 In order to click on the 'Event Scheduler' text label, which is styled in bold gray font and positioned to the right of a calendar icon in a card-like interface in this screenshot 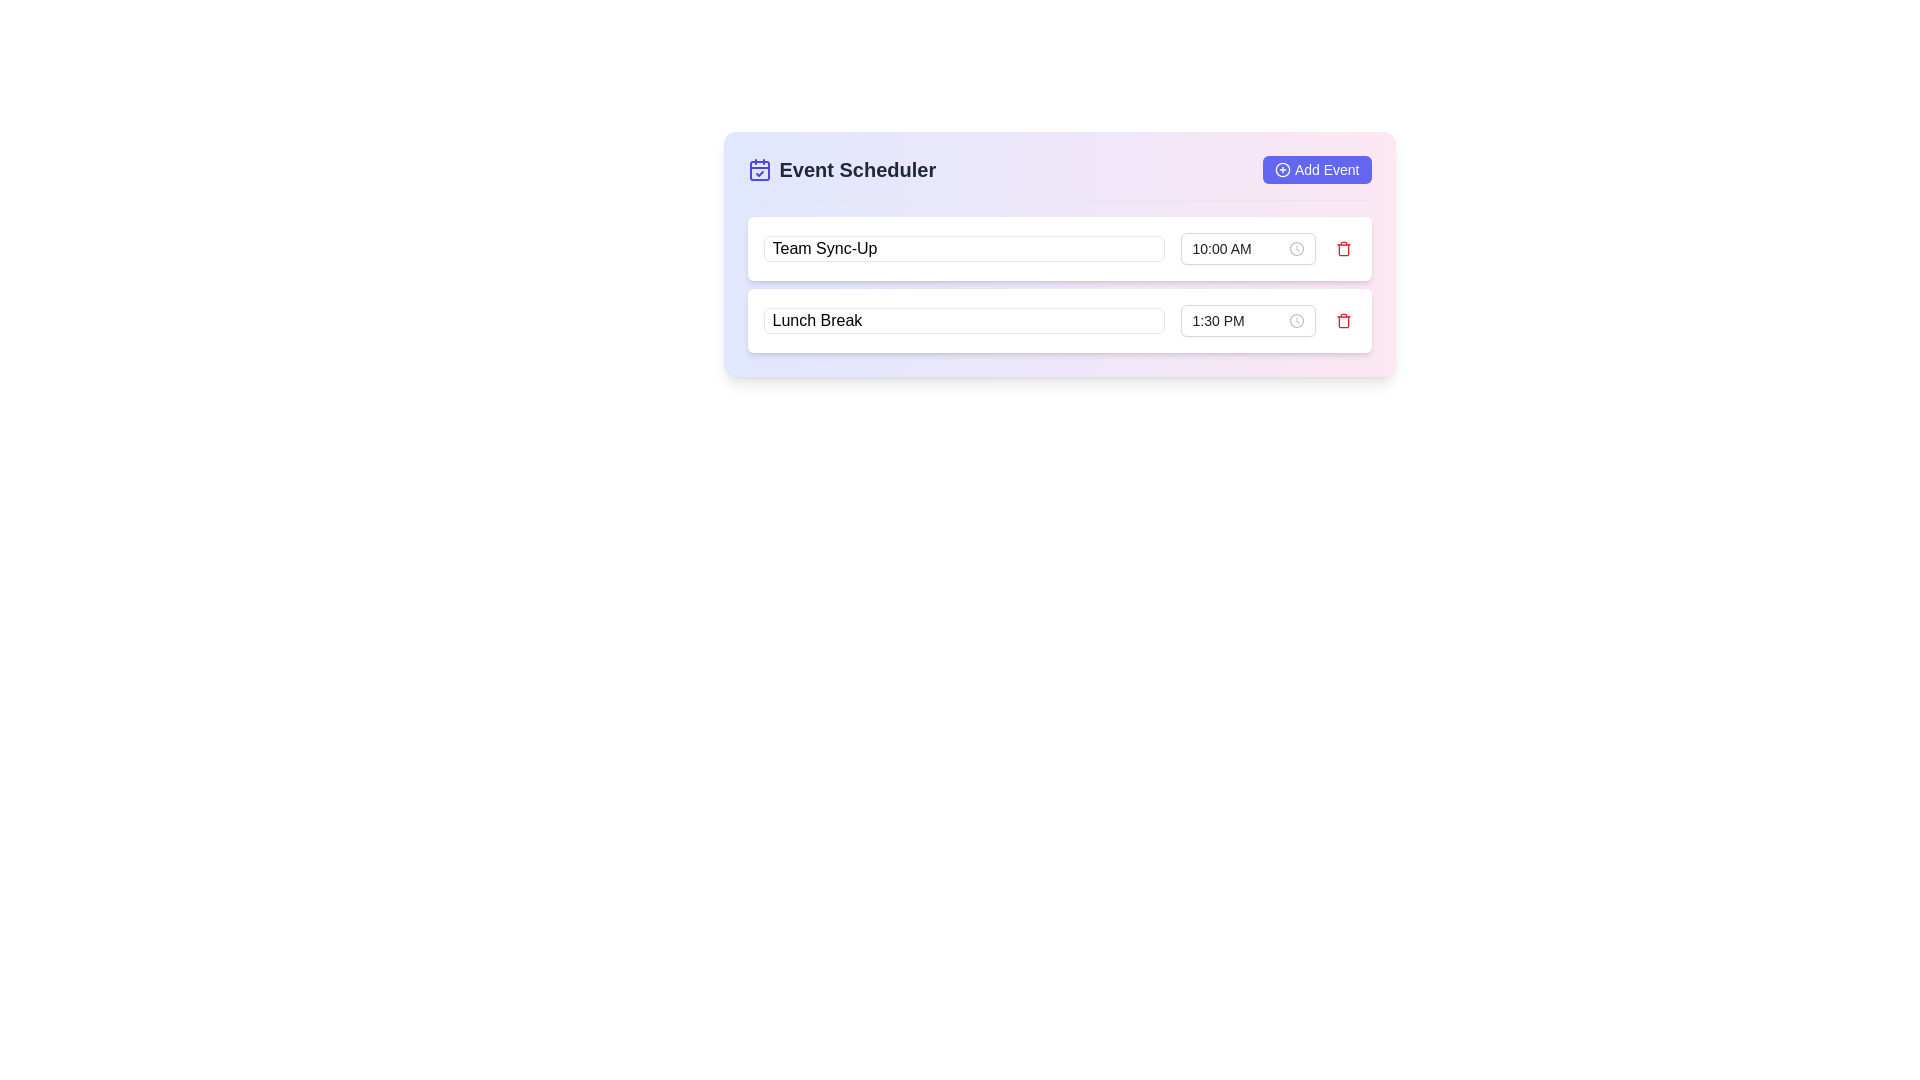, I will do `click(857, 168)`.